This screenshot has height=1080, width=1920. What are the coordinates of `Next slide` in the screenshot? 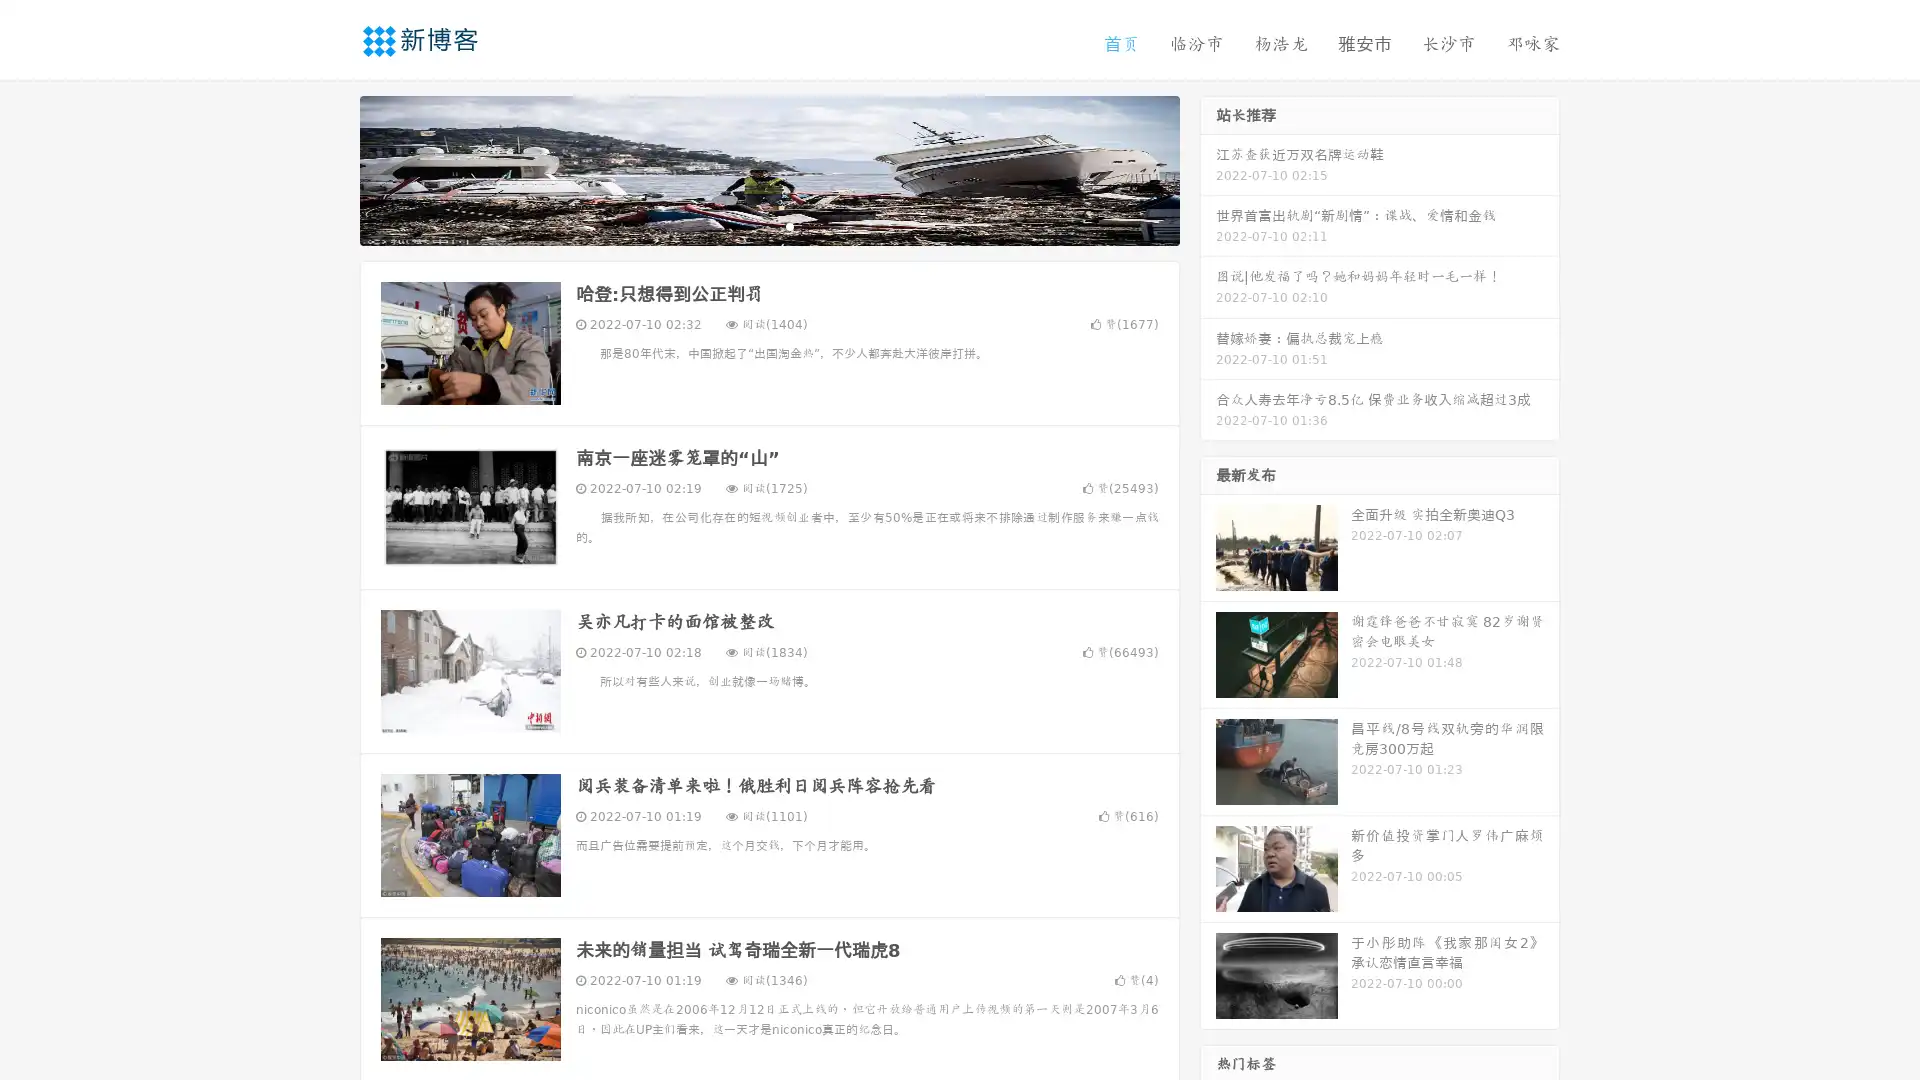 It's located at (1208, 168).